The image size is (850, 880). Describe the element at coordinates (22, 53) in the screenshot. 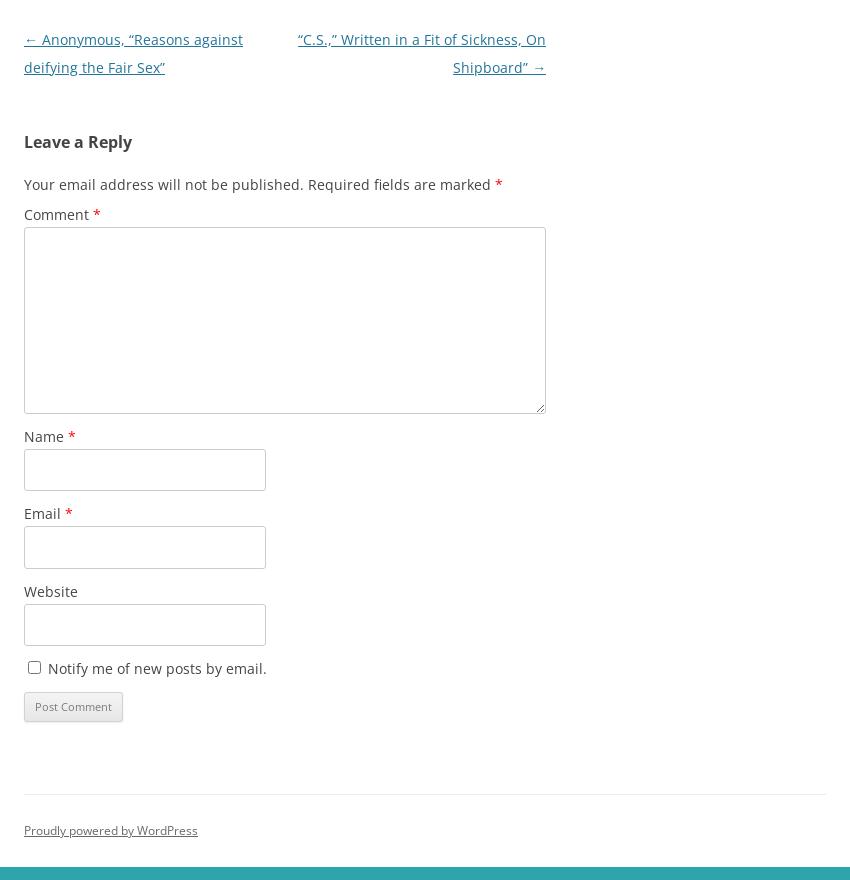

I see `'Anonymous, “Reasons against deifying the Fair Sex”'` at that location.